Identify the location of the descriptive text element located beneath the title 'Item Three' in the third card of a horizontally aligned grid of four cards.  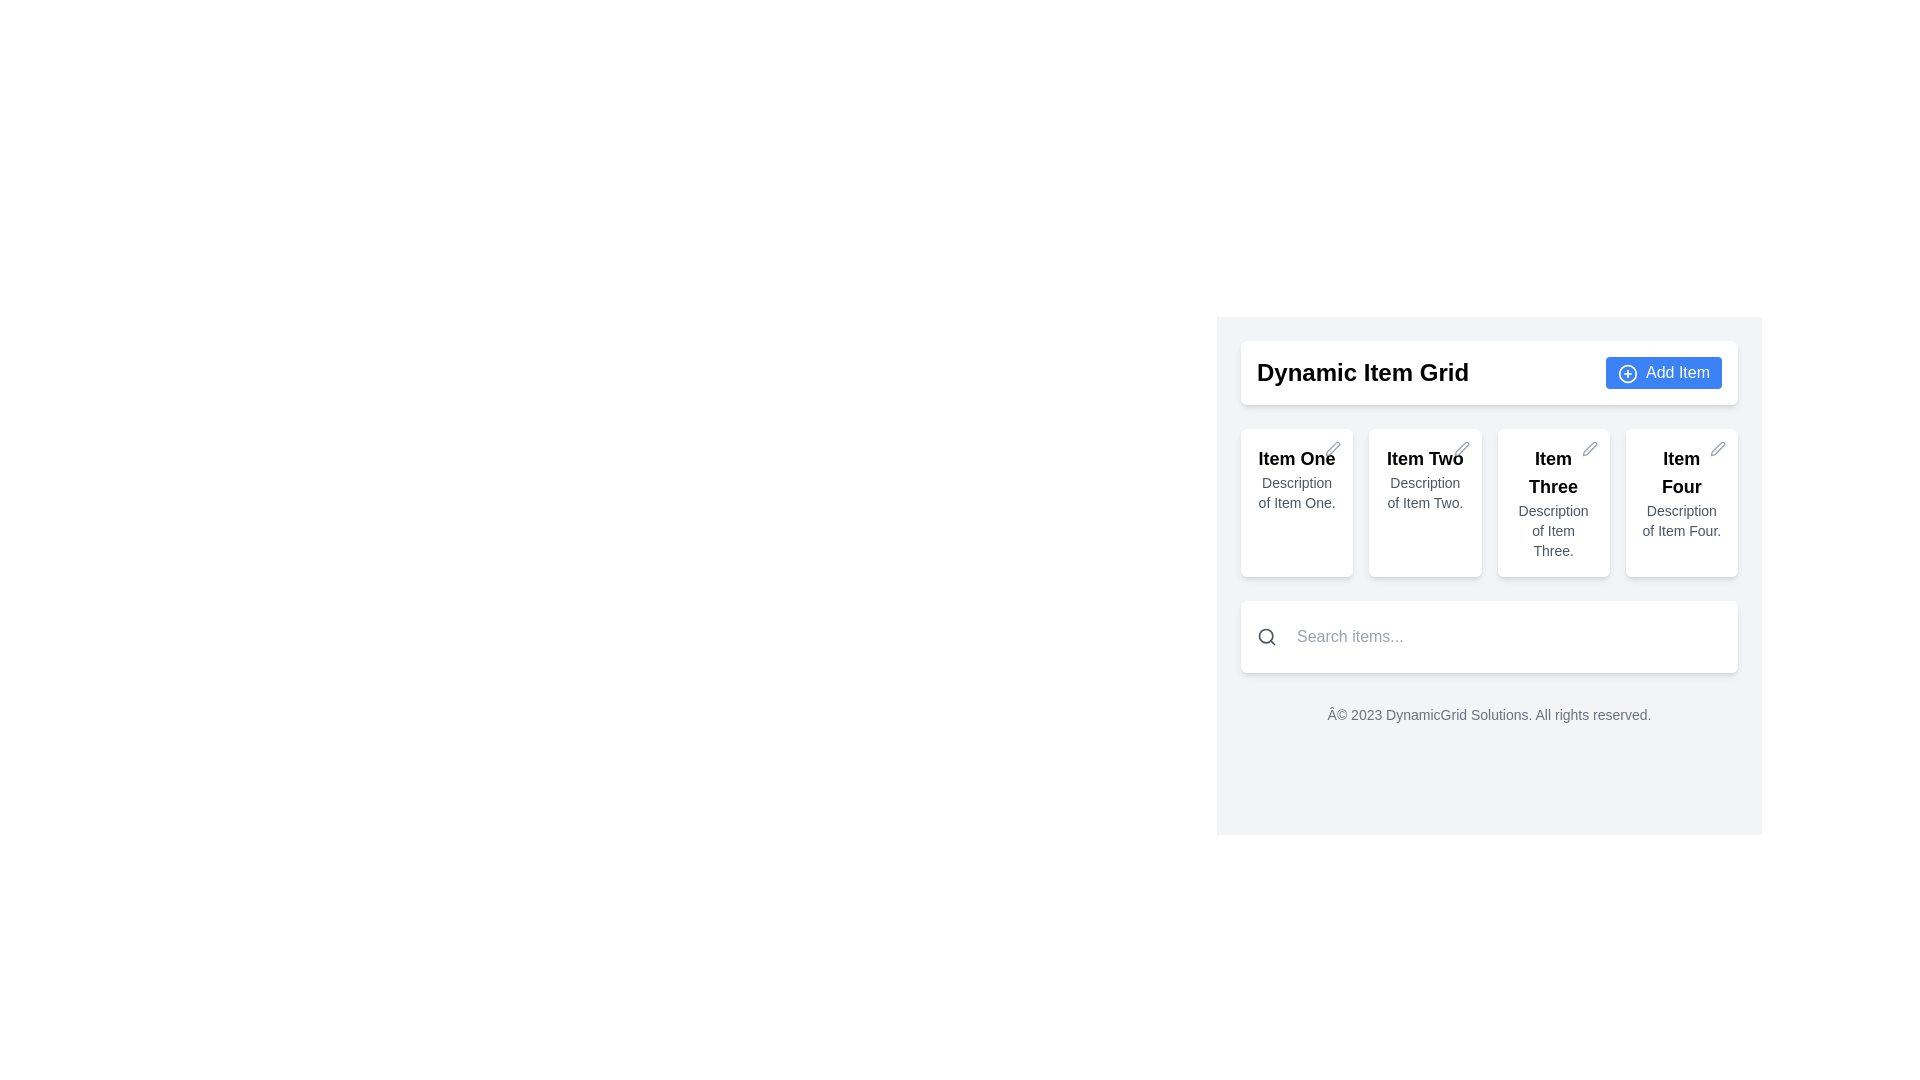
(1552, 530).